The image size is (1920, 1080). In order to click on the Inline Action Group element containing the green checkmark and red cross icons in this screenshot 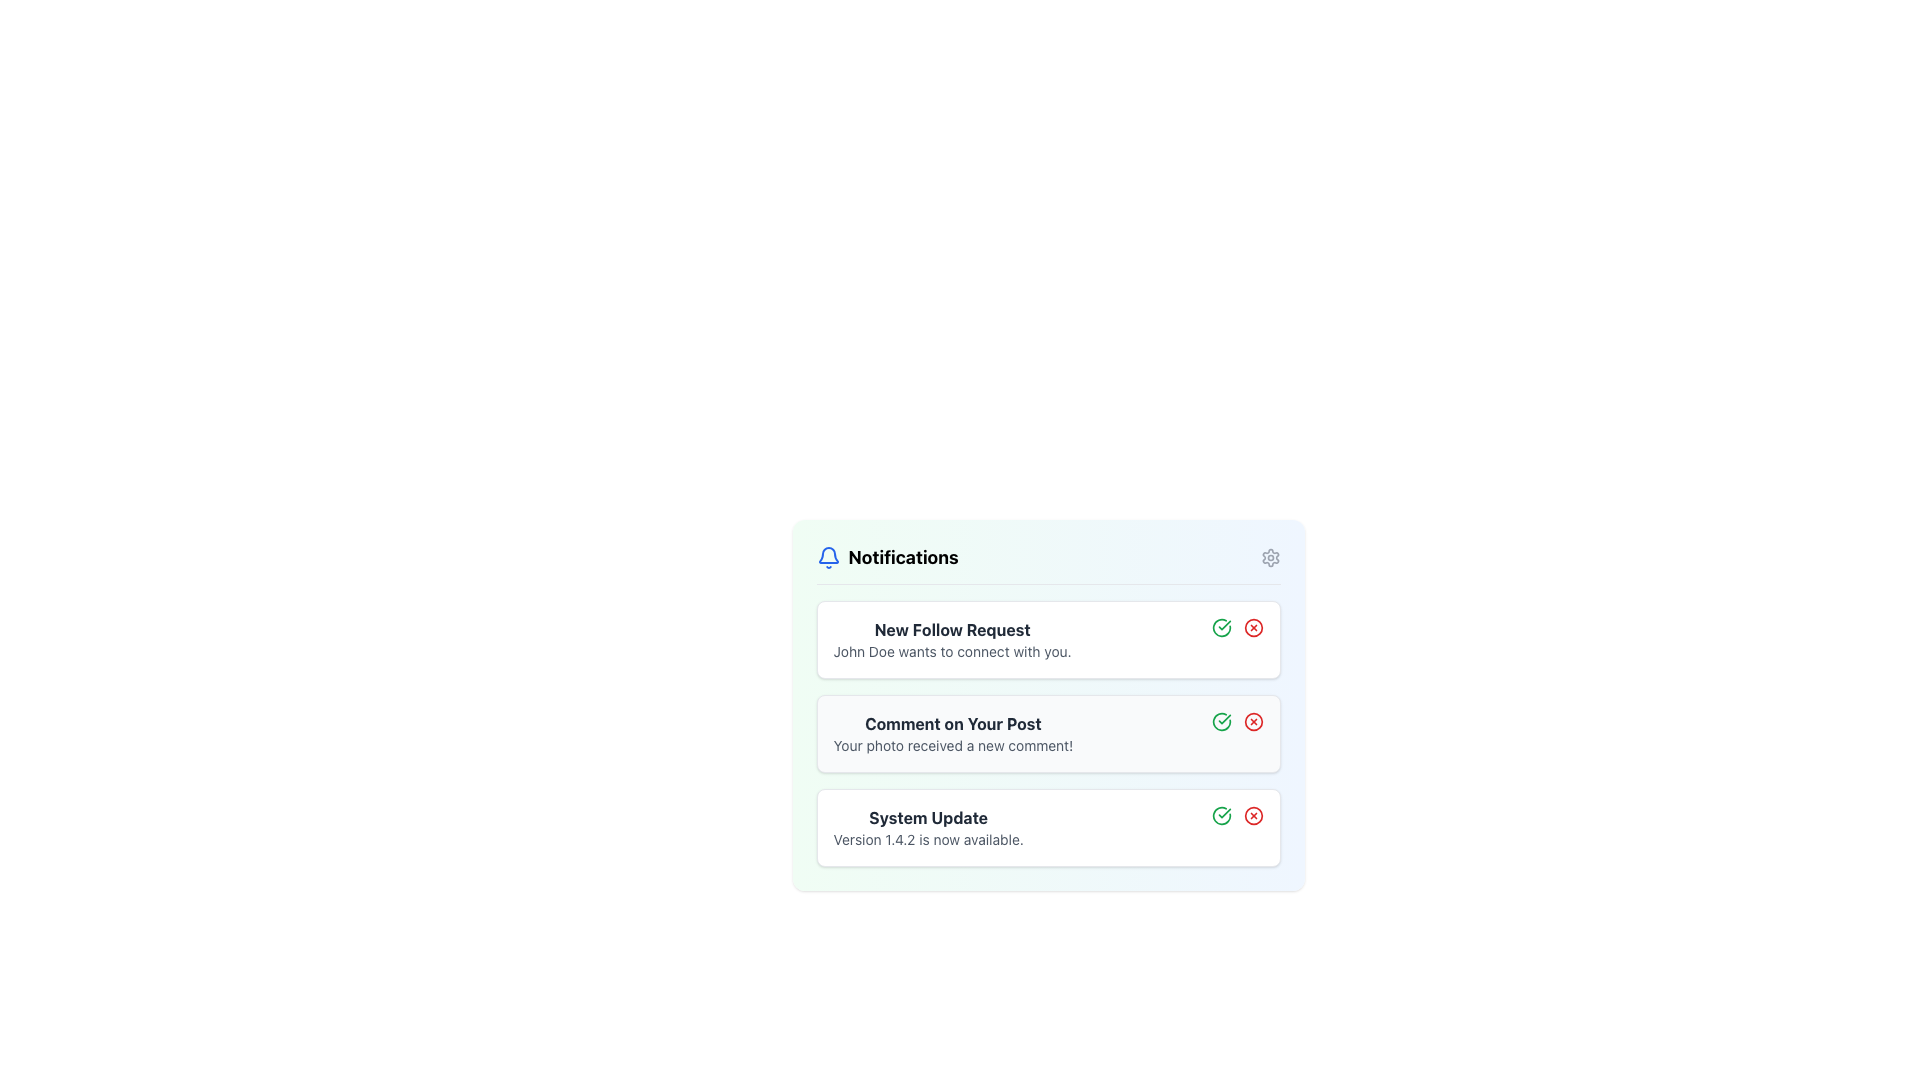, I will do `click(1236, 627)`.